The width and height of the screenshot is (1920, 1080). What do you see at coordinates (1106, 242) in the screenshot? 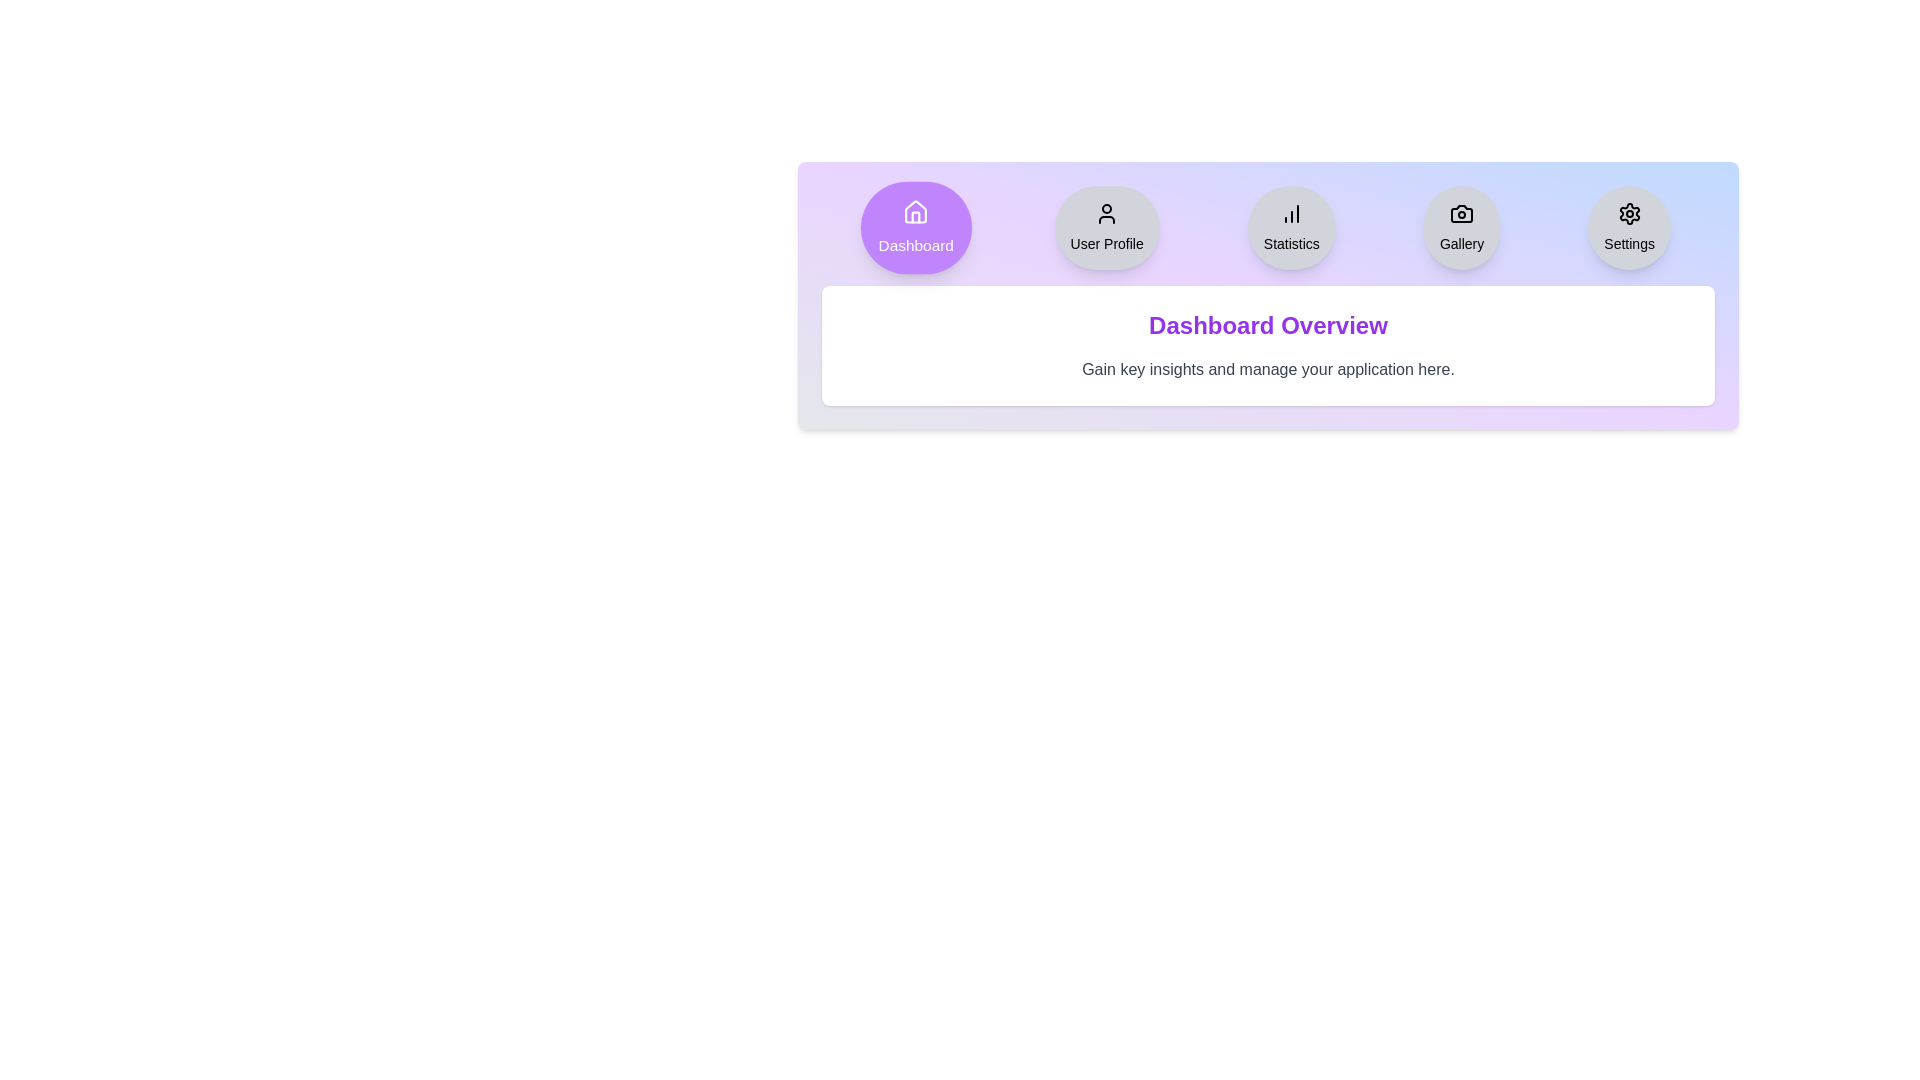
I see `the 'User Profile' text label located within the circular button in the navigation bar, which serves to clarify the button's purpose to users` at bounding box center [1106, 242].